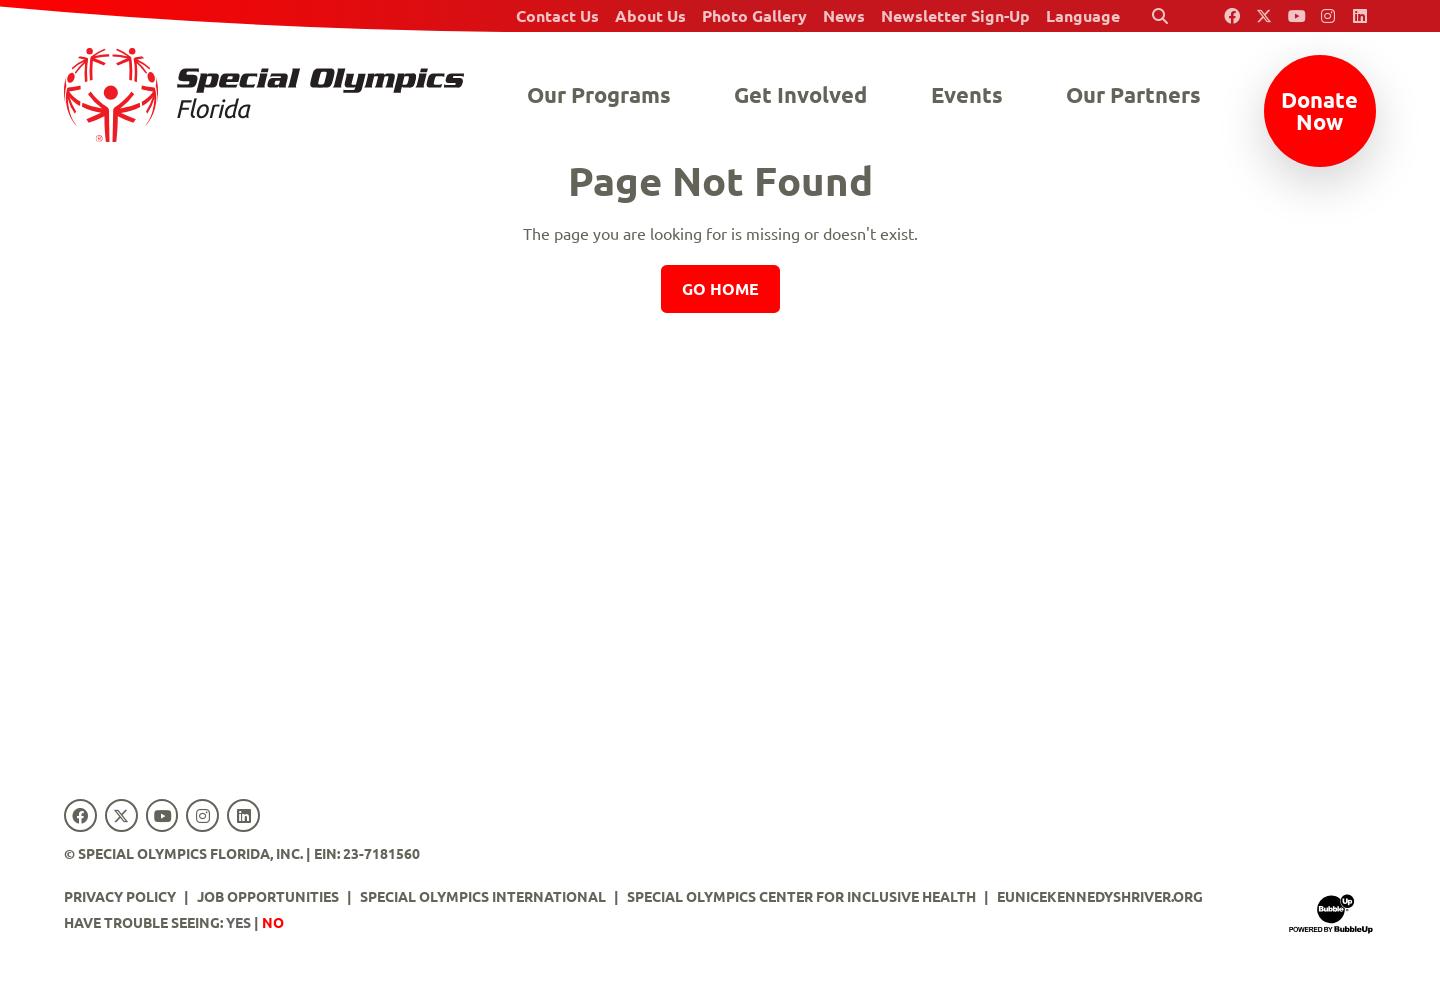  Describe the element at coordinates (63, 922) in the screenshot. I see `'Have Trouble Seeing:'` at that location.